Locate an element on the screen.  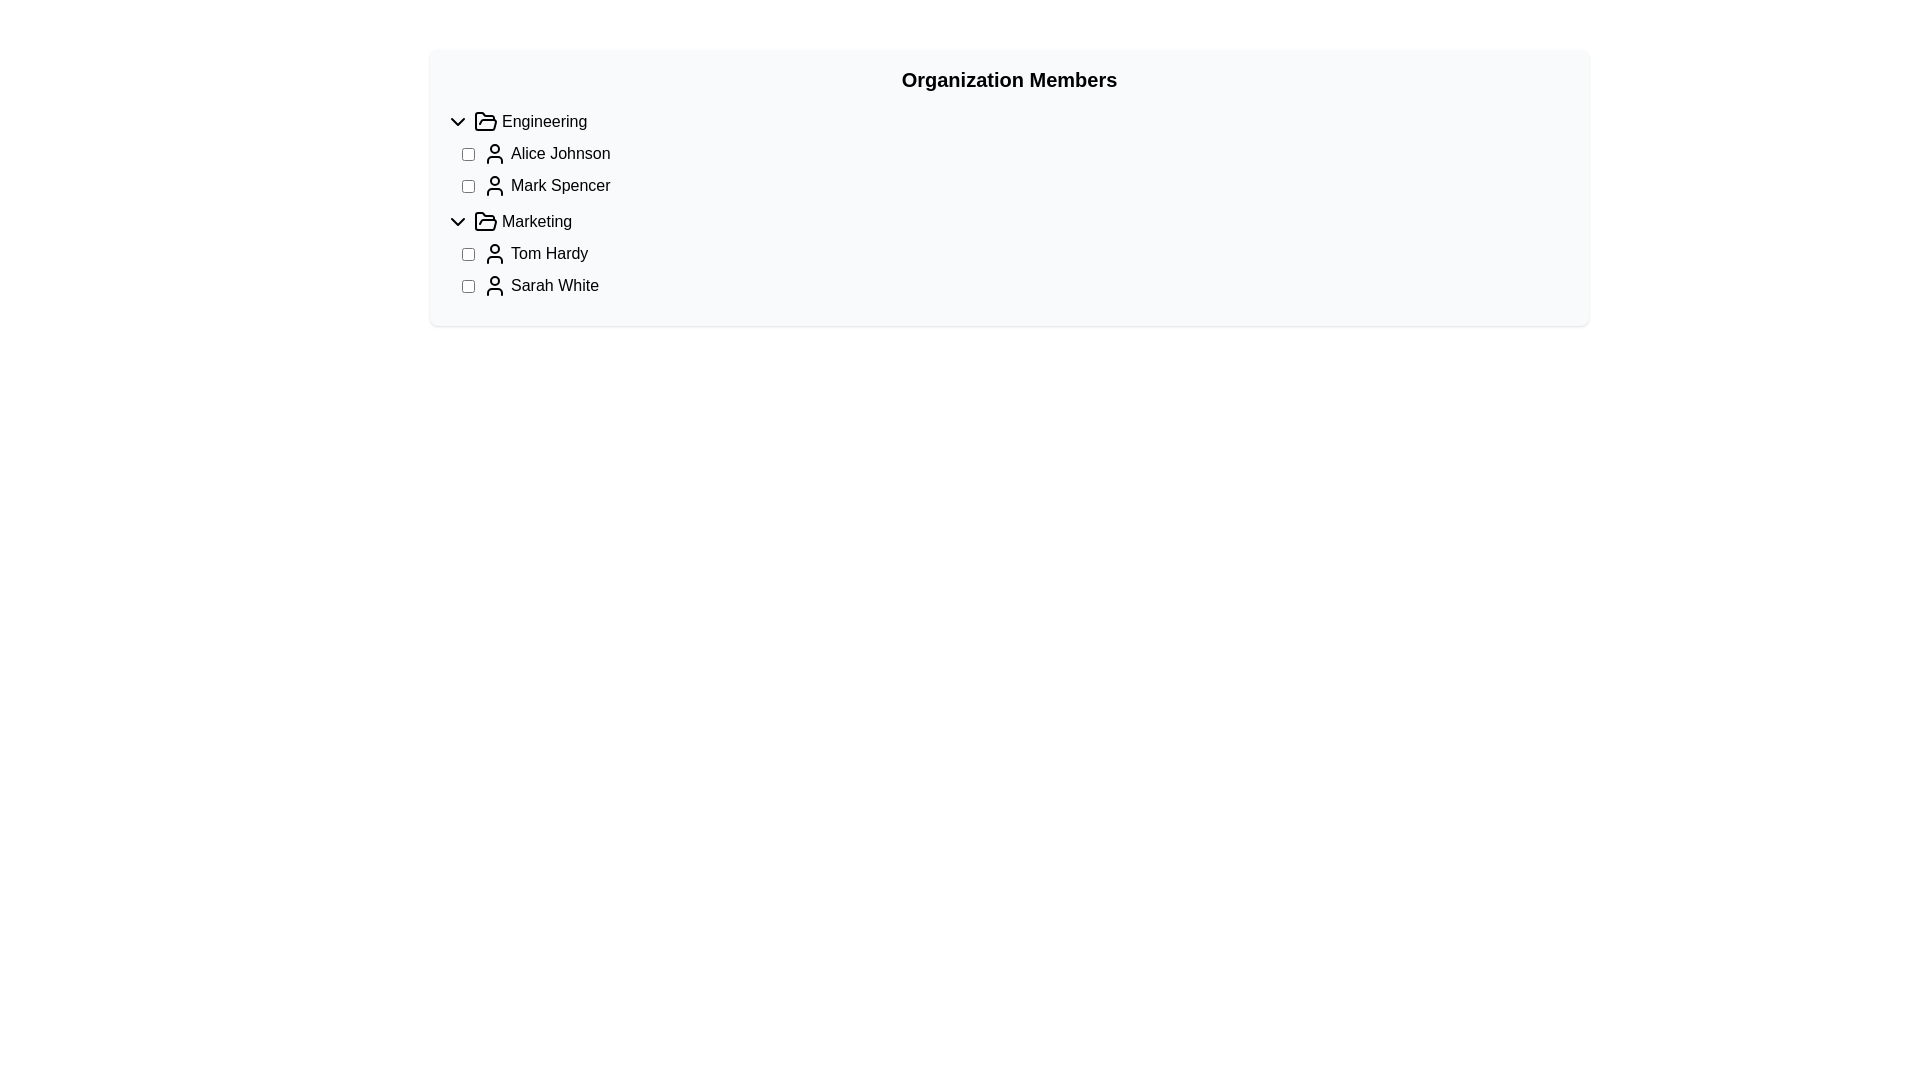
the folder icon associated with the 'Engineering' section label is located at coordinates (544, 122).